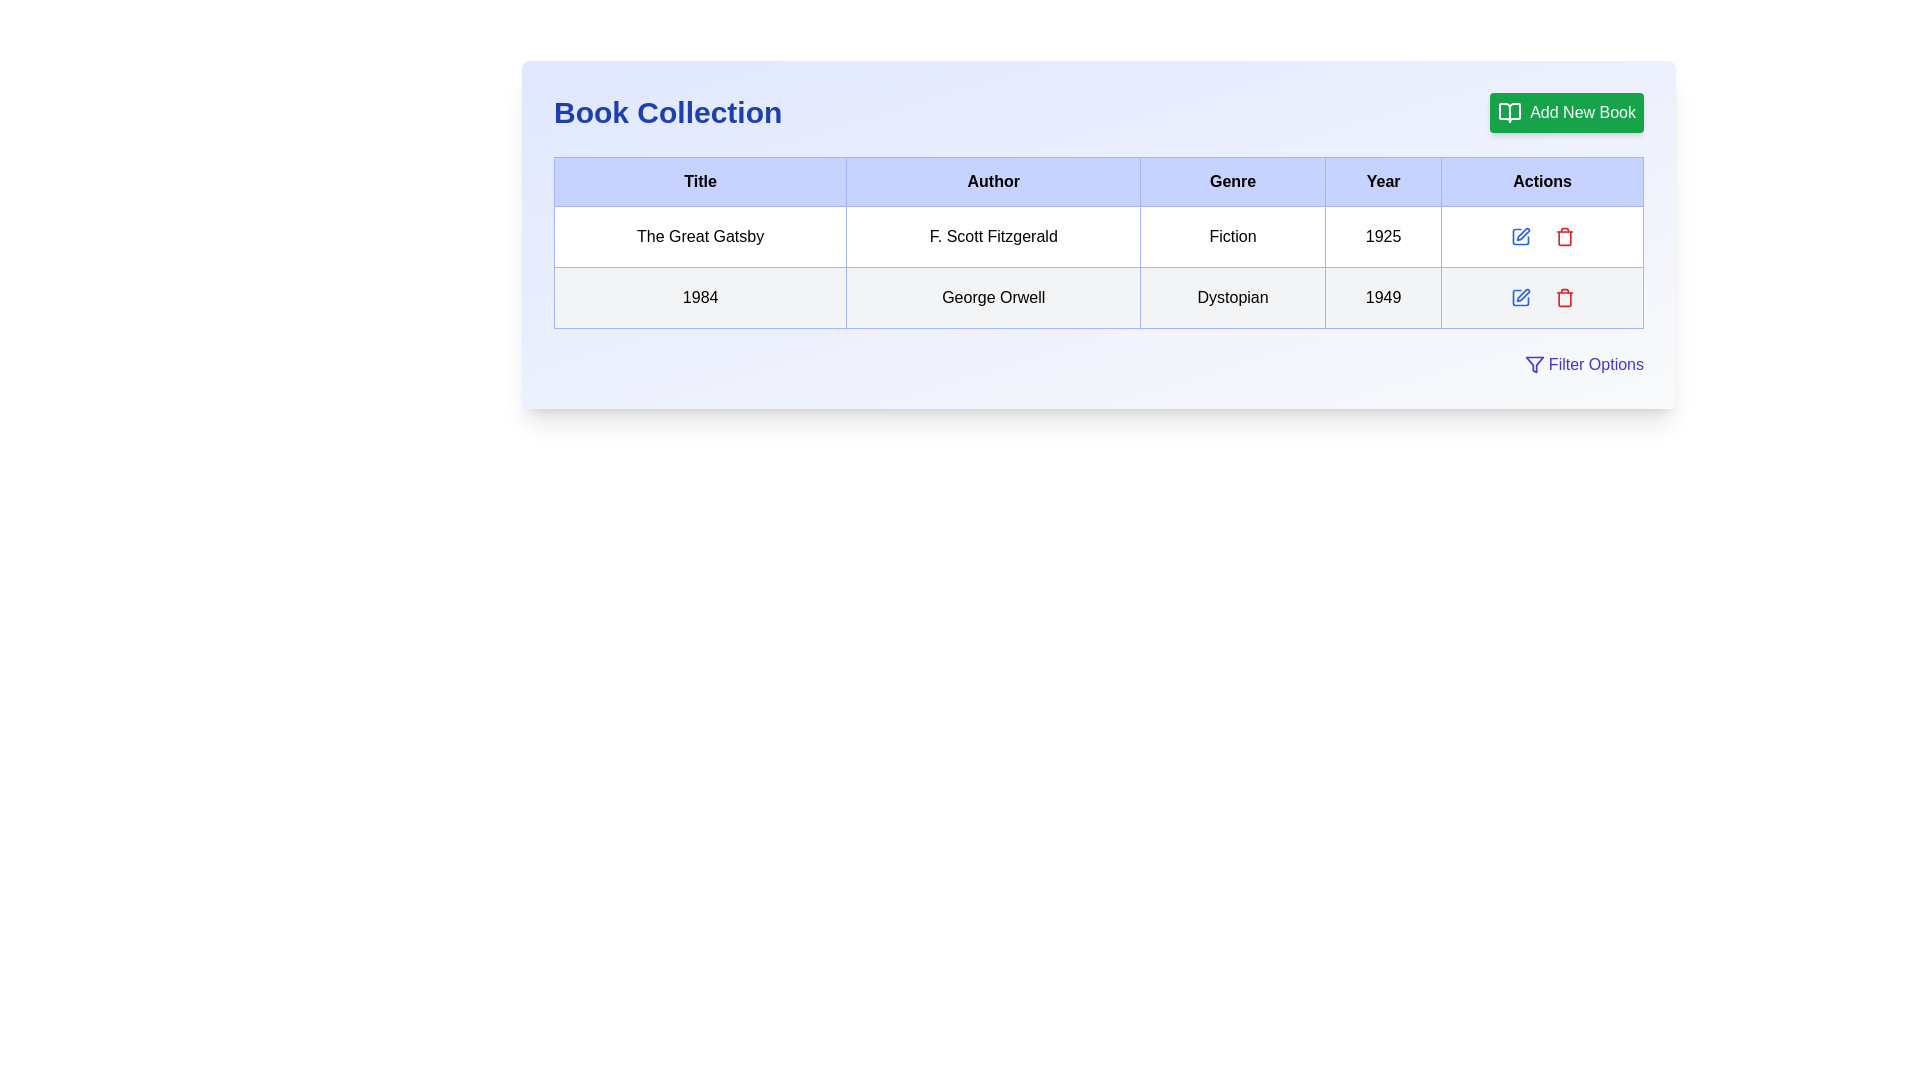 The width and height of the screenshot is (1920, 1080). Describe the element at coordinates (1382, 235) in the screenshot. I see `text '1925' visually in the table cell of the first row representing 'The Great Gatsby', located in the fourth column labeled 'Year'` at that location.